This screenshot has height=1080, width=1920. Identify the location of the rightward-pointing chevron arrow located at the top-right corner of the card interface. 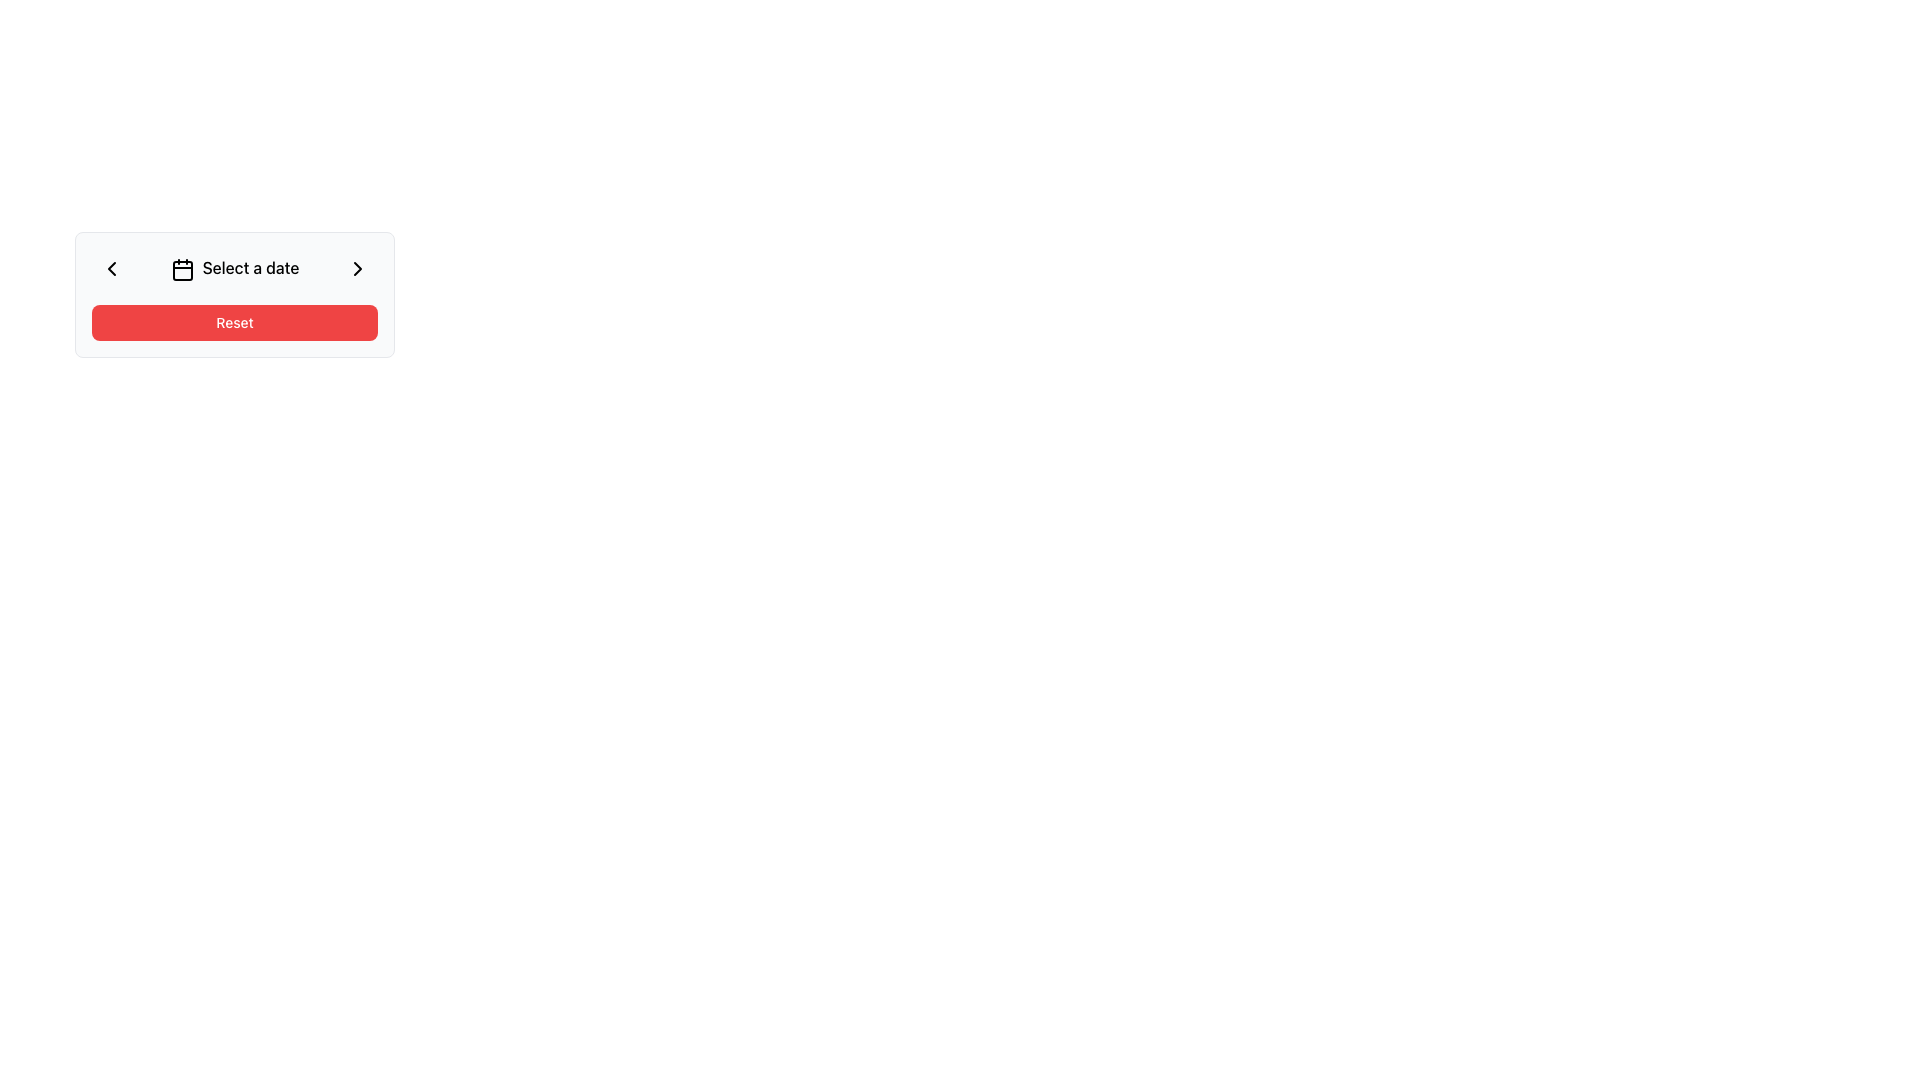
(357, 268).